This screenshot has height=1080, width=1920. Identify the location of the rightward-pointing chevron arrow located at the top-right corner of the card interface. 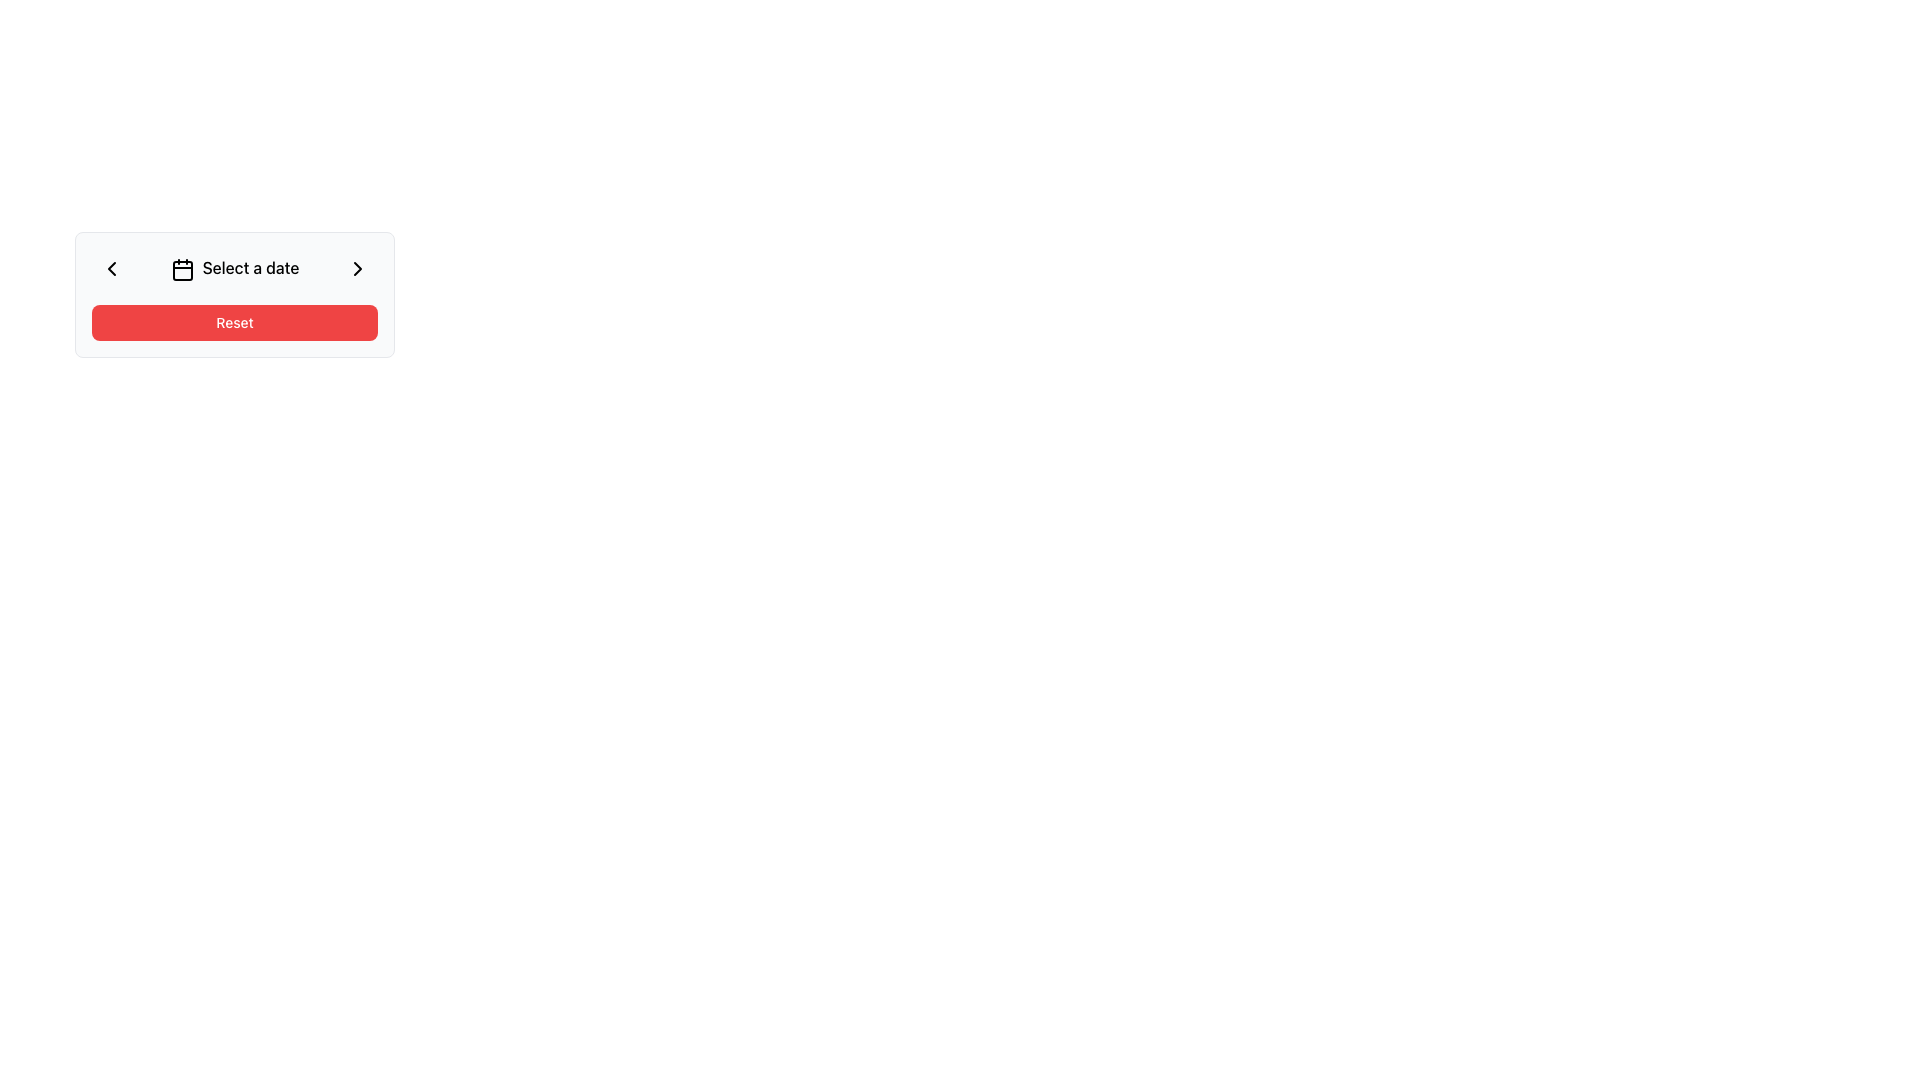
(357, 268).